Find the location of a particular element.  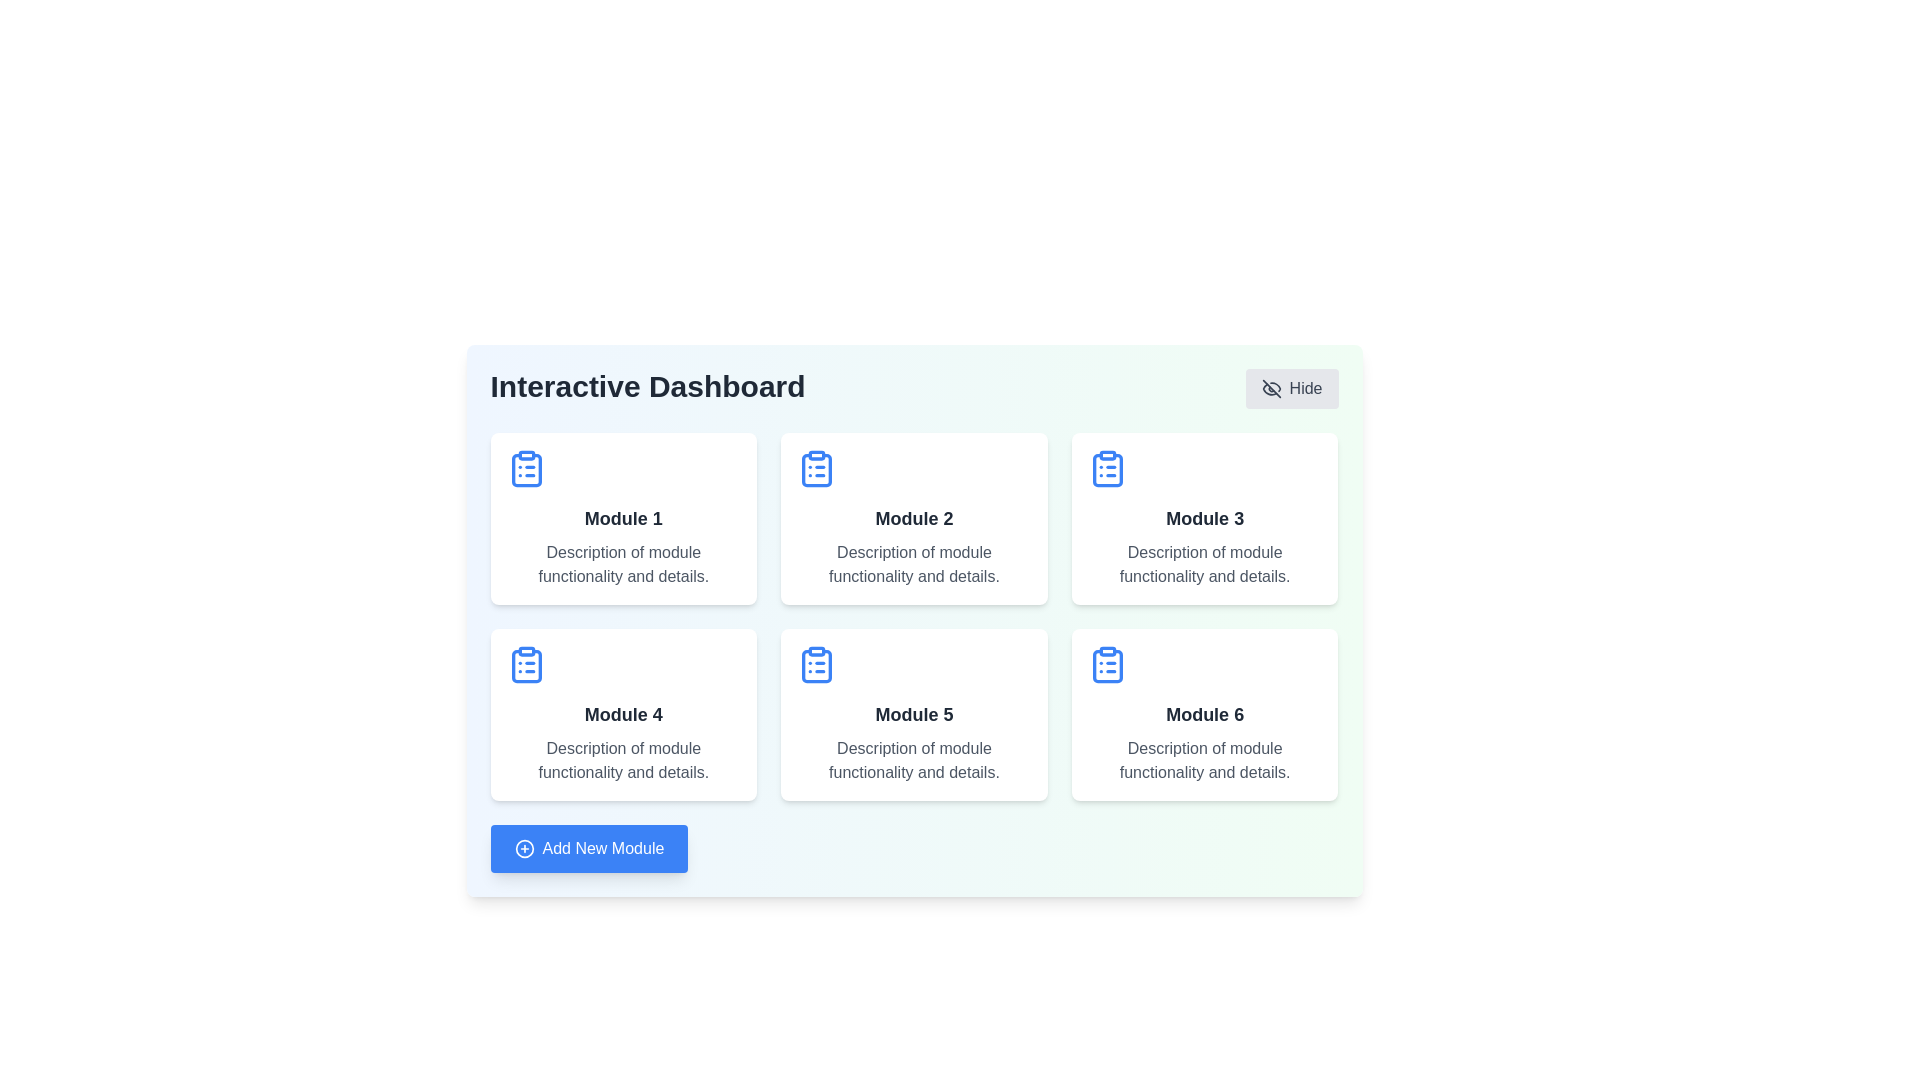

the Card element displaying information about 'Module 1', which is located in the top-left corner of the module grid is located at coordinates (622, 518).